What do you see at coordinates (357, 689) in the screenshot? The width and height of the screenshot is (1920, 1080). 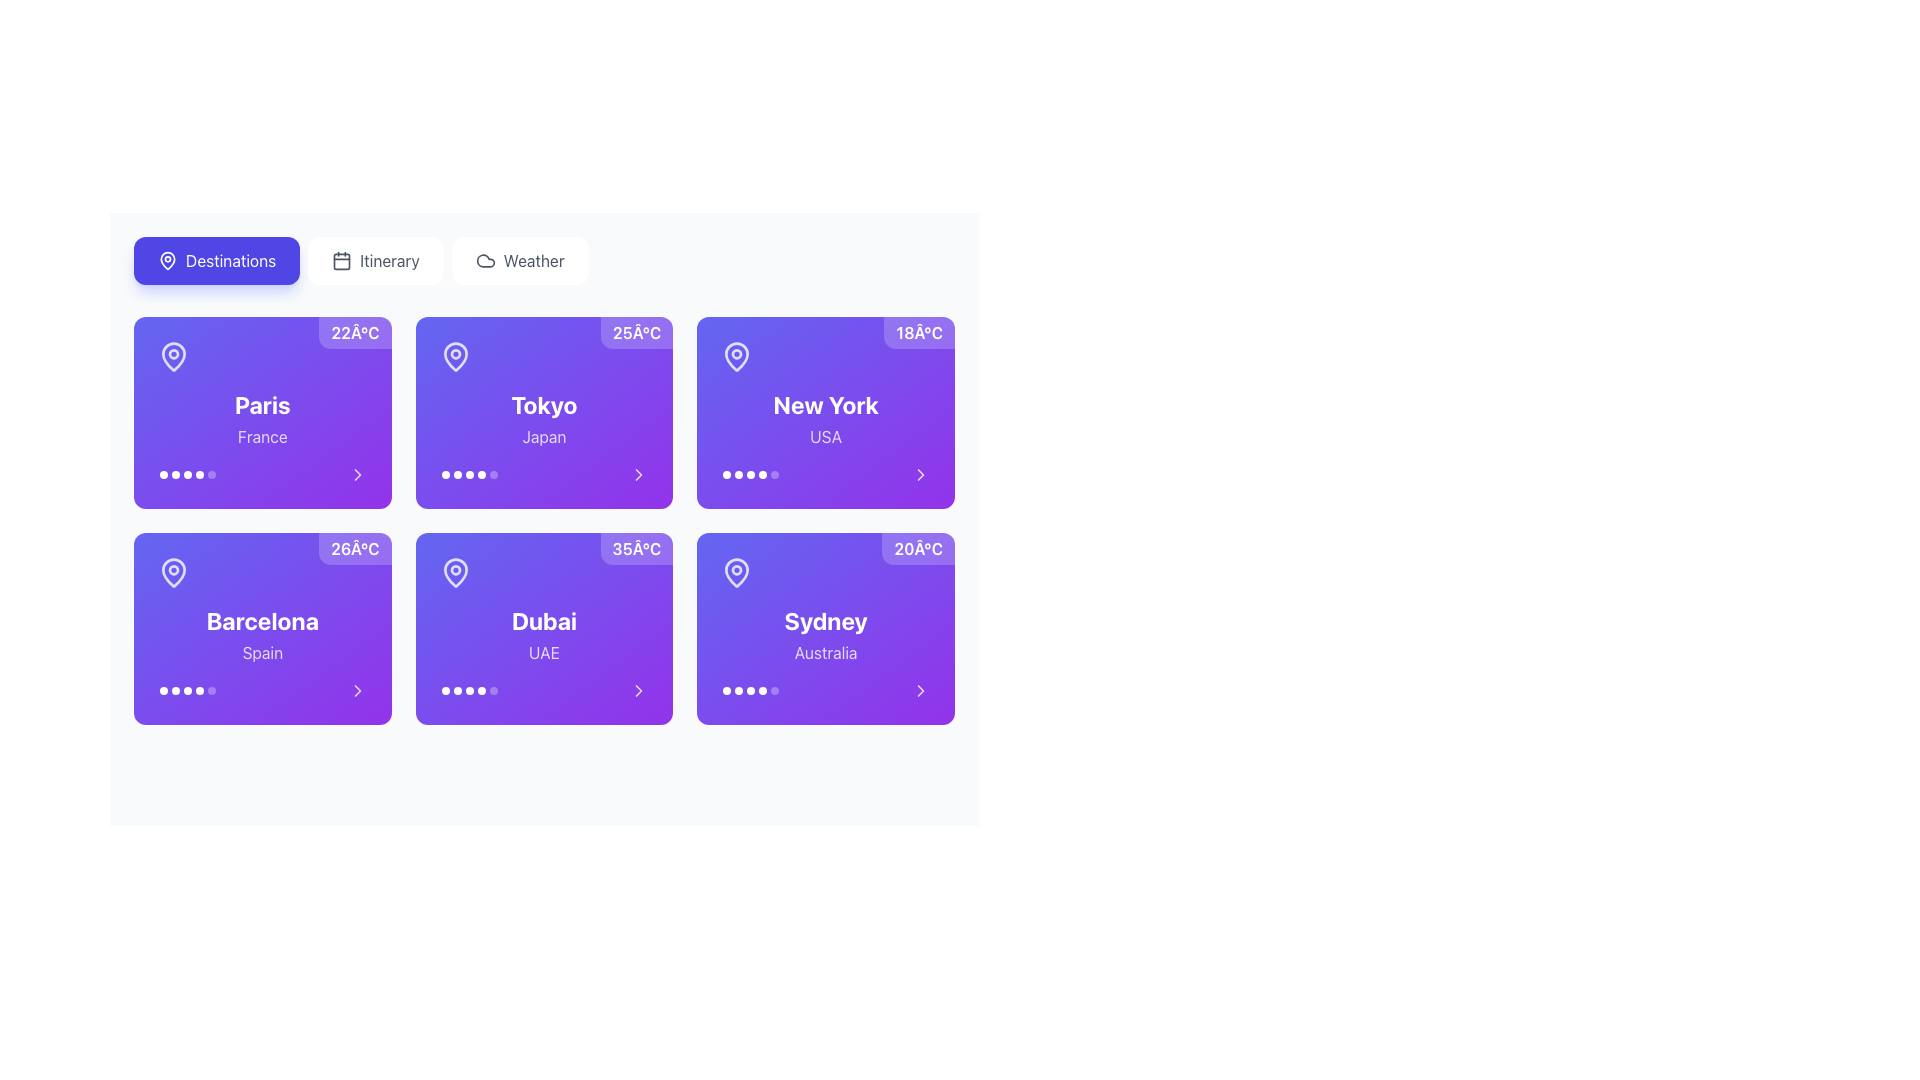 I see `the navigation button located at the bottom-right corner of the 'Barcelona' card to proceed to a detailed view` at bounding box center [357, 689].